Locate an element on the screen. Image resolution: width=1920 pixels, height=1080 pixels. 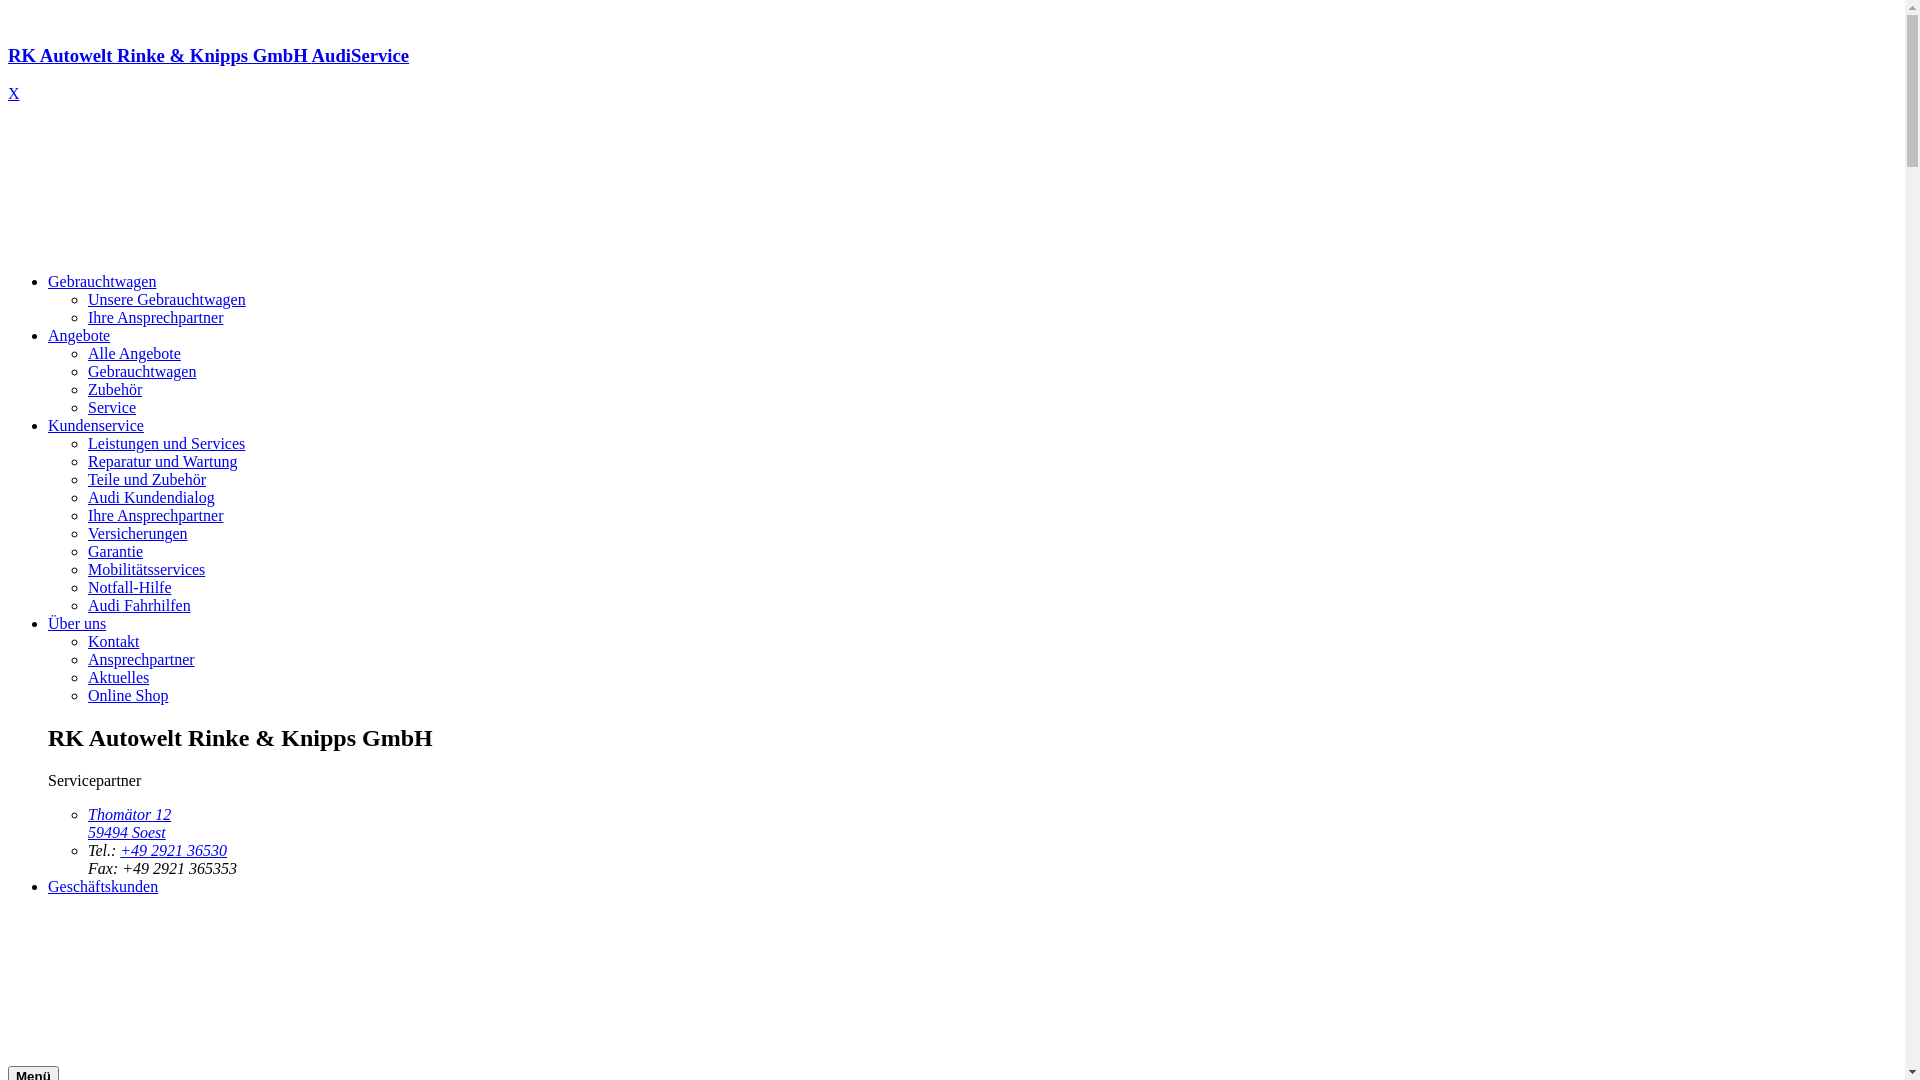
'Alle Angebote' is located at coordinates (133, 352).